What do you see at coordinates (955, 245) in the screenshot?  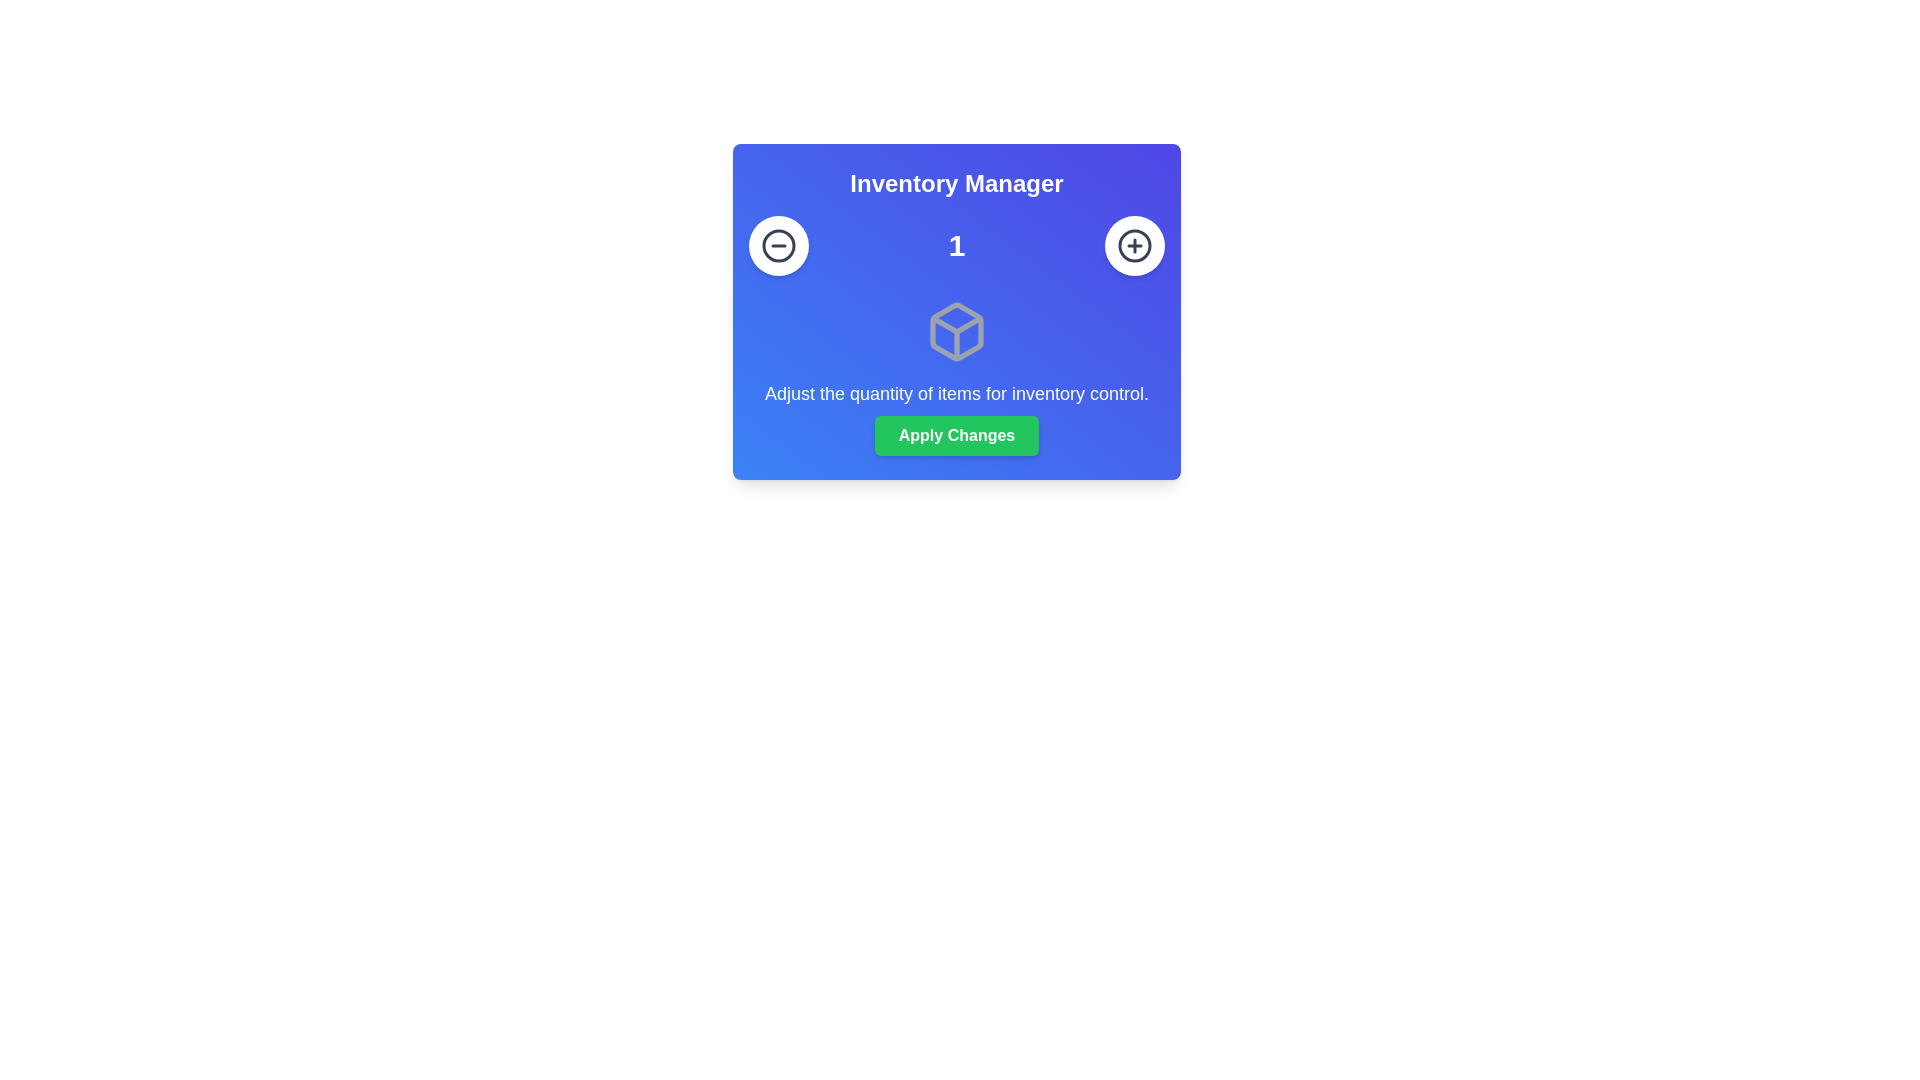 I see `numeral displayed in the label located centrally between the minus and plus buttons, below the title 'Inventory Manager' and above the cube icon` at bounding box center [955, 245].